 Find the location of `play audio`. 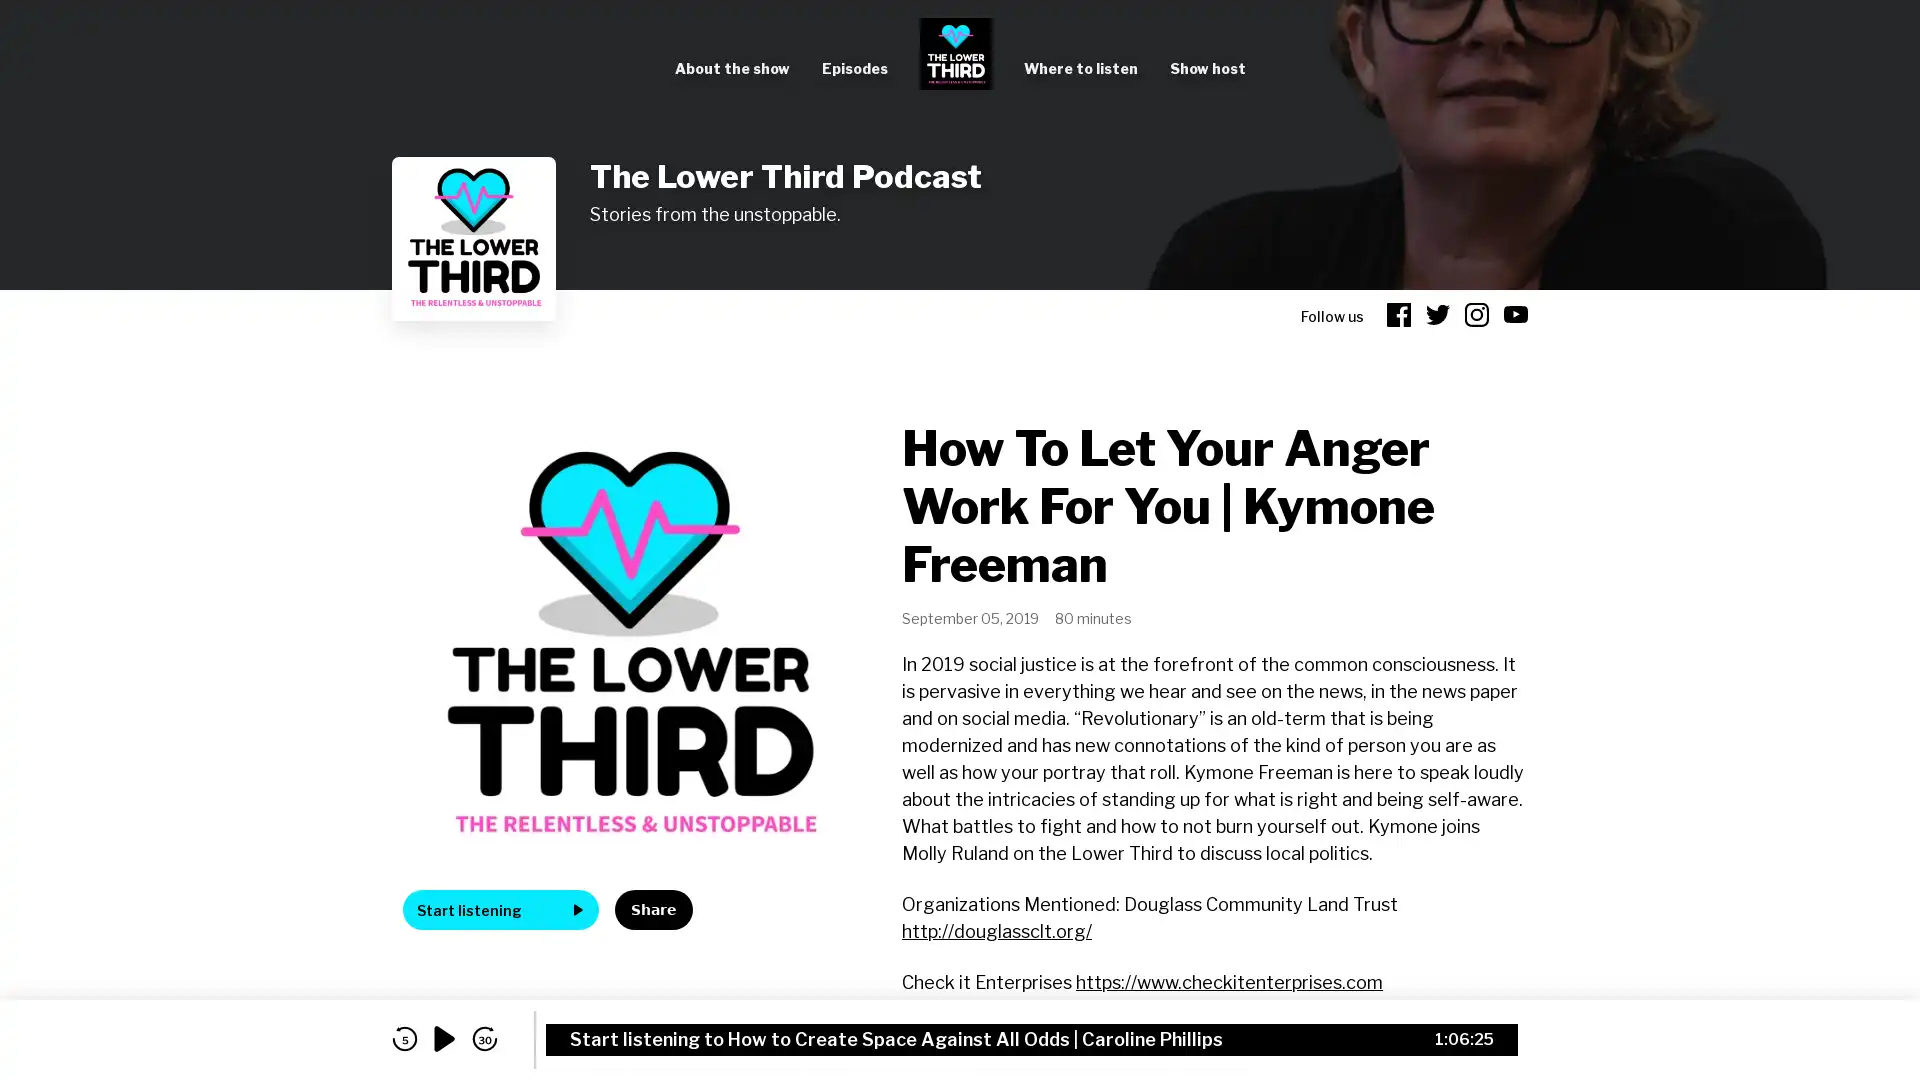

play audio is located at coordinates (444, 1038).